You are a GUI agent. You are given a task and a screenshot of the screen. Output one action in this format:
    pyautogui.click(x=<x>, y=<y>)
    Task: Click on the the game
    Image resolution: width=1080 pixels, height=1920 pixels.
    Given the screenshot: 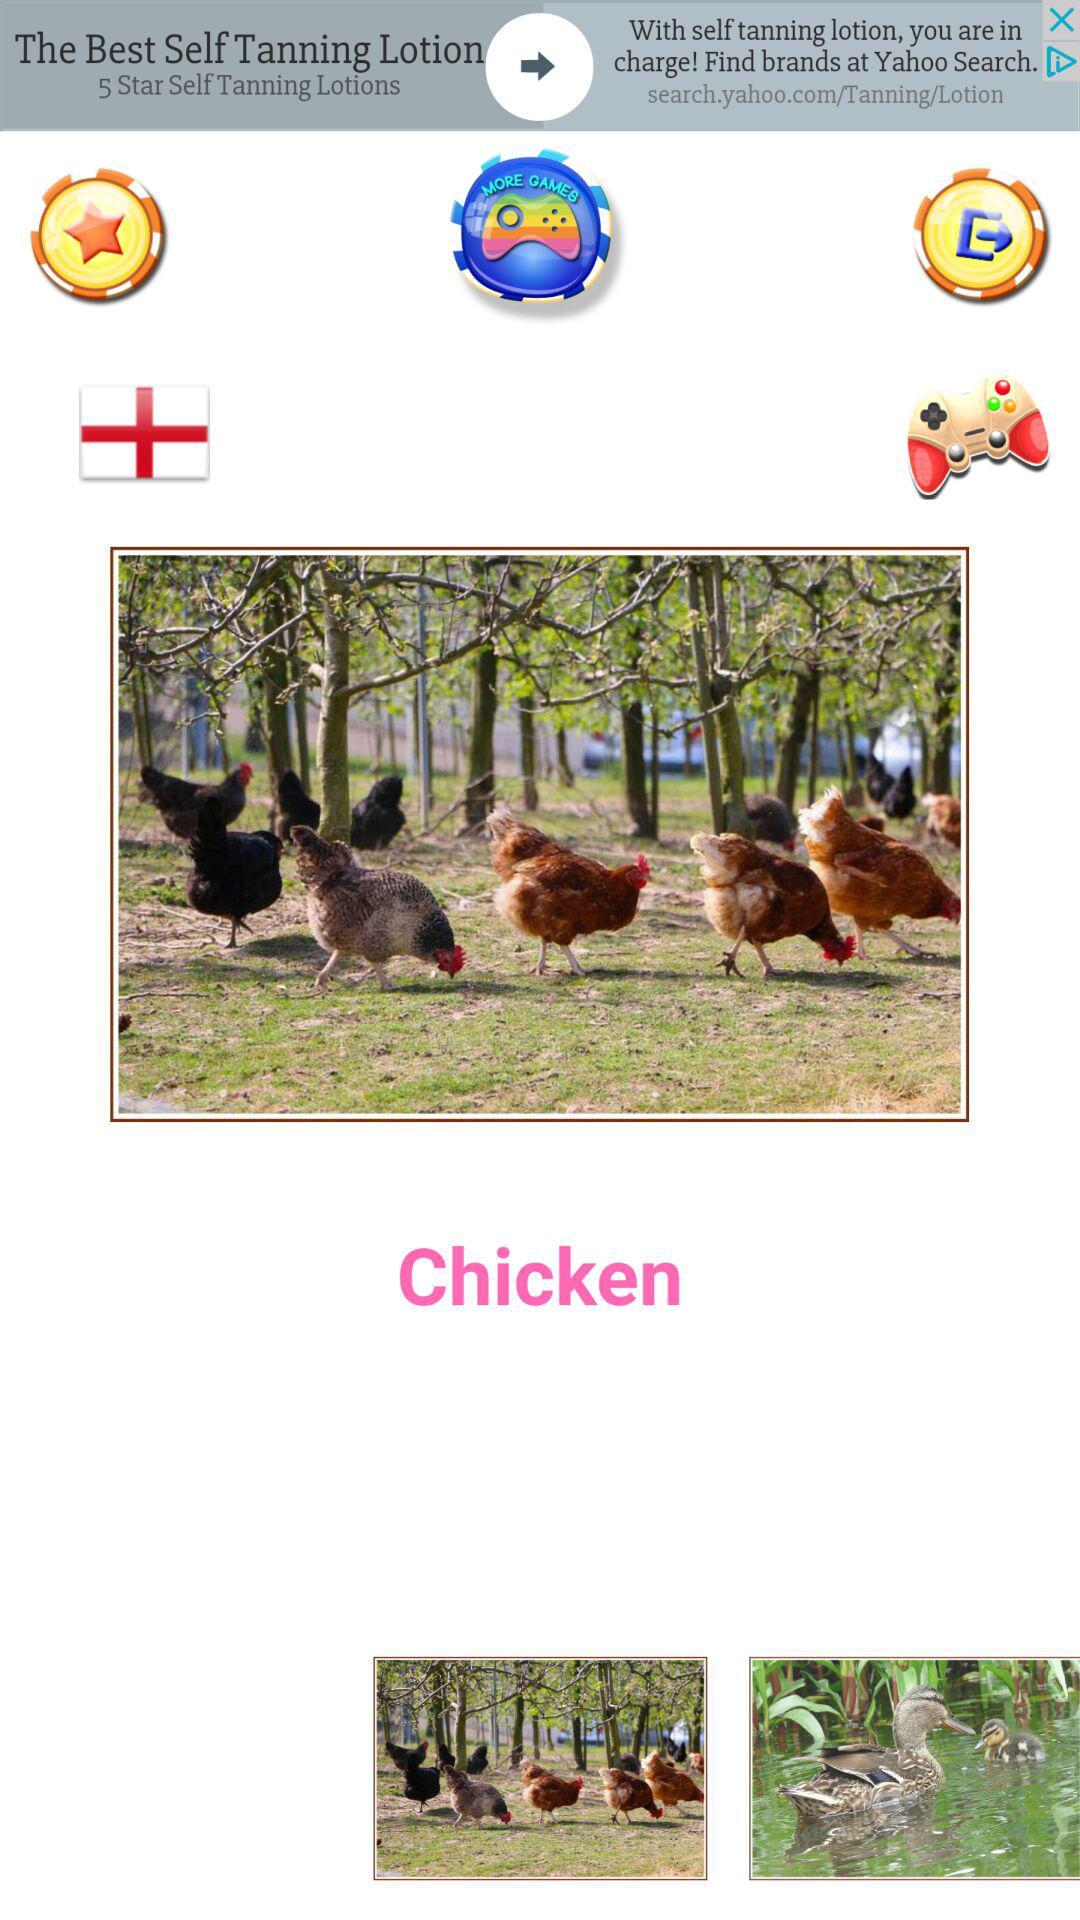 What is the action you would take?
    pyautogui.click(x=538, y=236)
    